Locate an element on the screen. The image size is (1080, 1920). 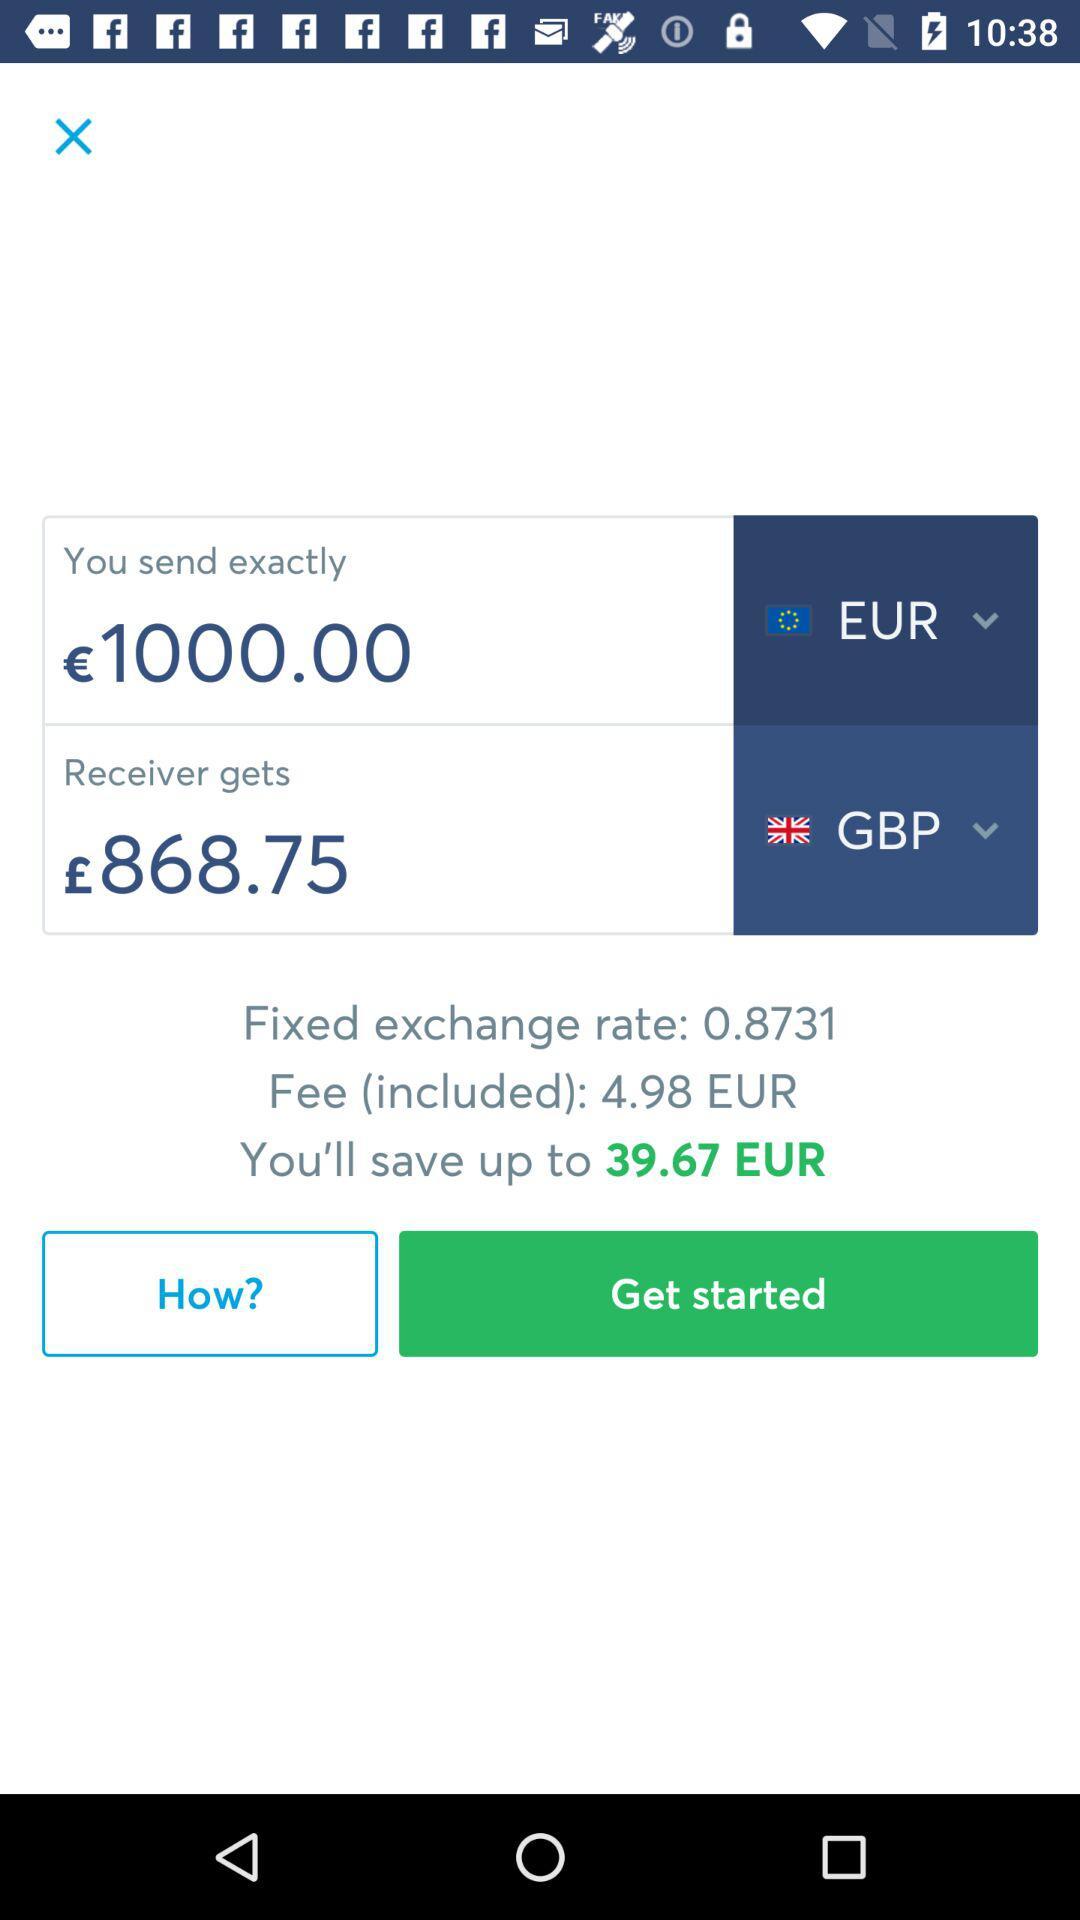
the item next to the get started icon is located at coordinates (209, 1293).